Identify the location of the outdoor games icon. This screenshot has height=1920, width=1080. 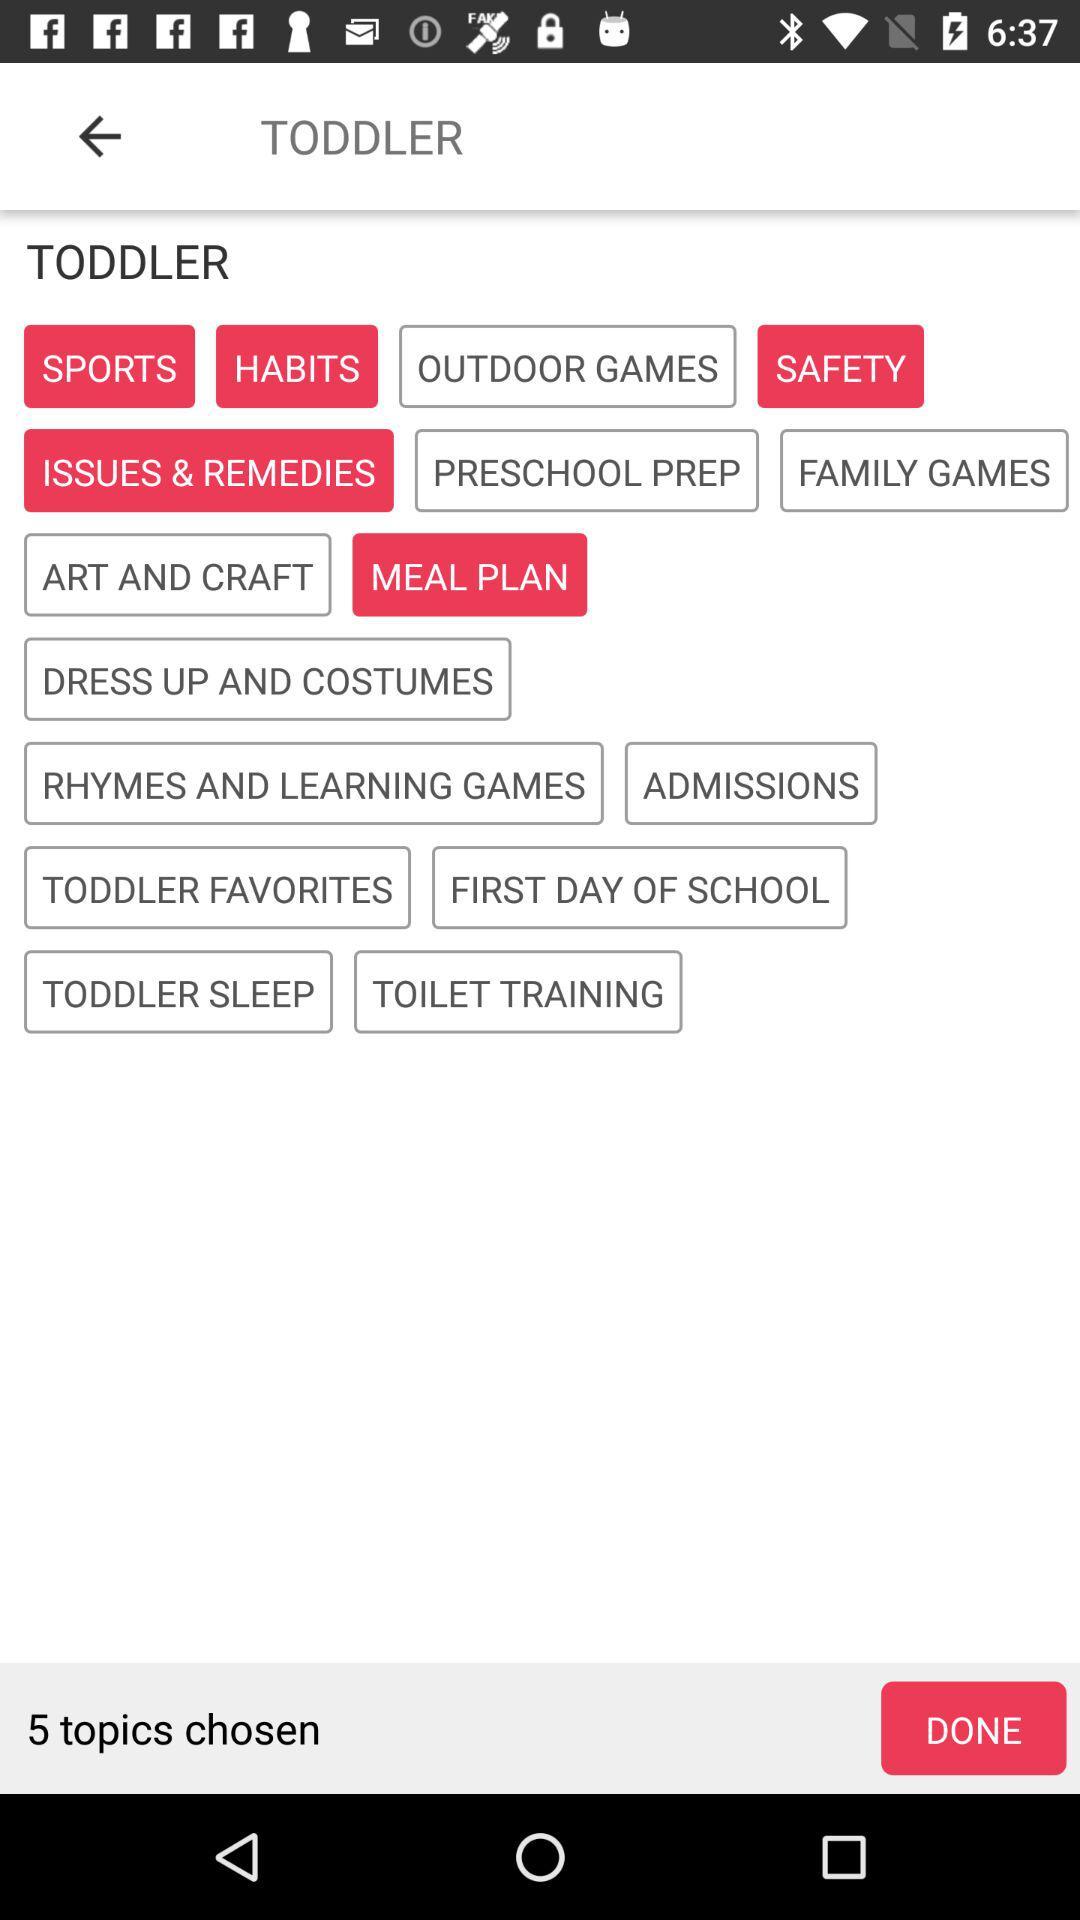
(567, 367).